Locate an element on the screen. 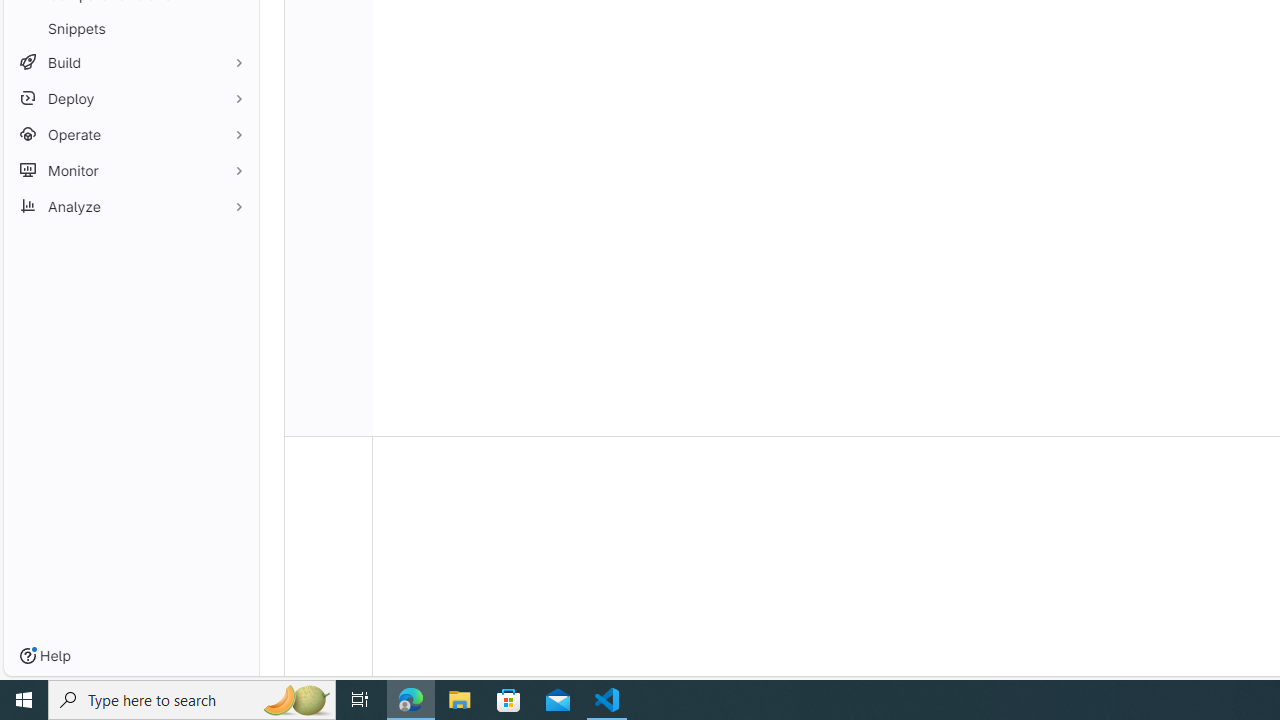 The image size is (1280, 720). 'Operate' is located at coordinates (130, 134).